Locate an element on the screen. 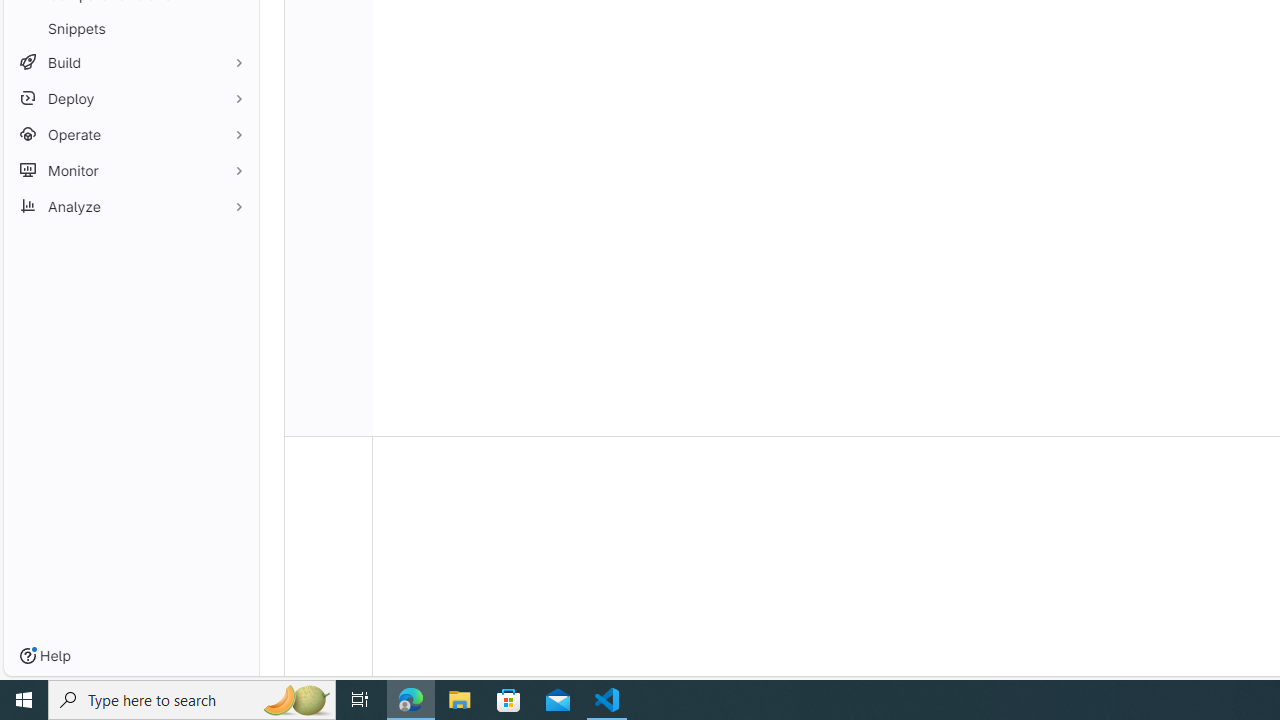 The image size is (1280, 720). 'Operate' is located at coordinates (130, 134).